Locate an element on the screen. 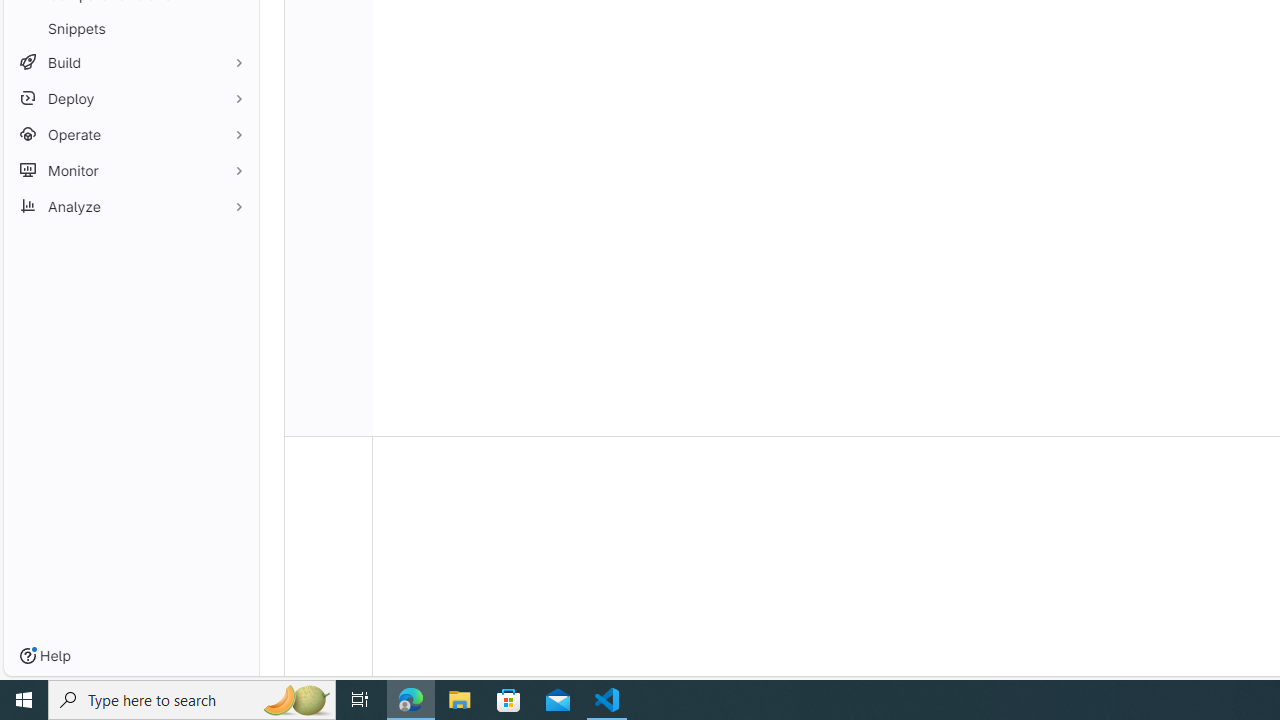 The image size is (1280, 720). 'Operate' is located at coordinates (130, 134).